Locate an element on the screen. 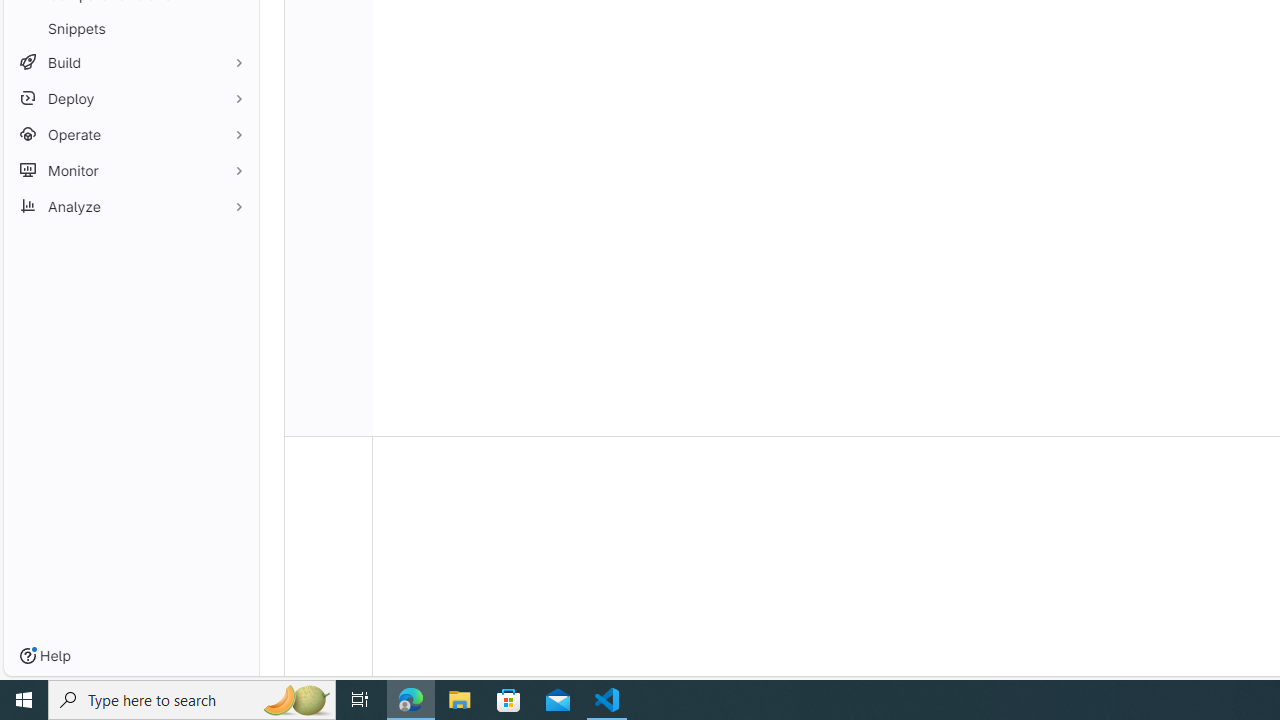 The image size is (1280, 720). 'Operate' is located at coordinates (130, 134).